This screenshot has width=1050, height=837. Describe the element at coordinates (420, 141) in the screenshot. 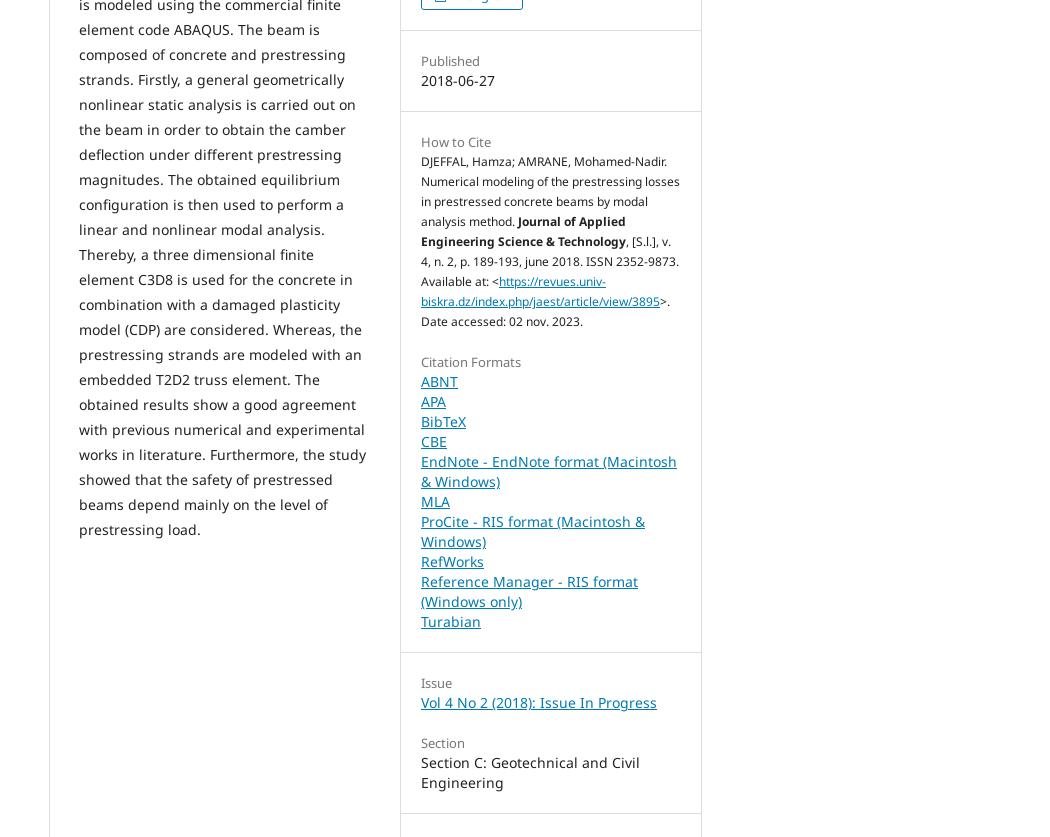

I see `'How to Cite'` at that location.